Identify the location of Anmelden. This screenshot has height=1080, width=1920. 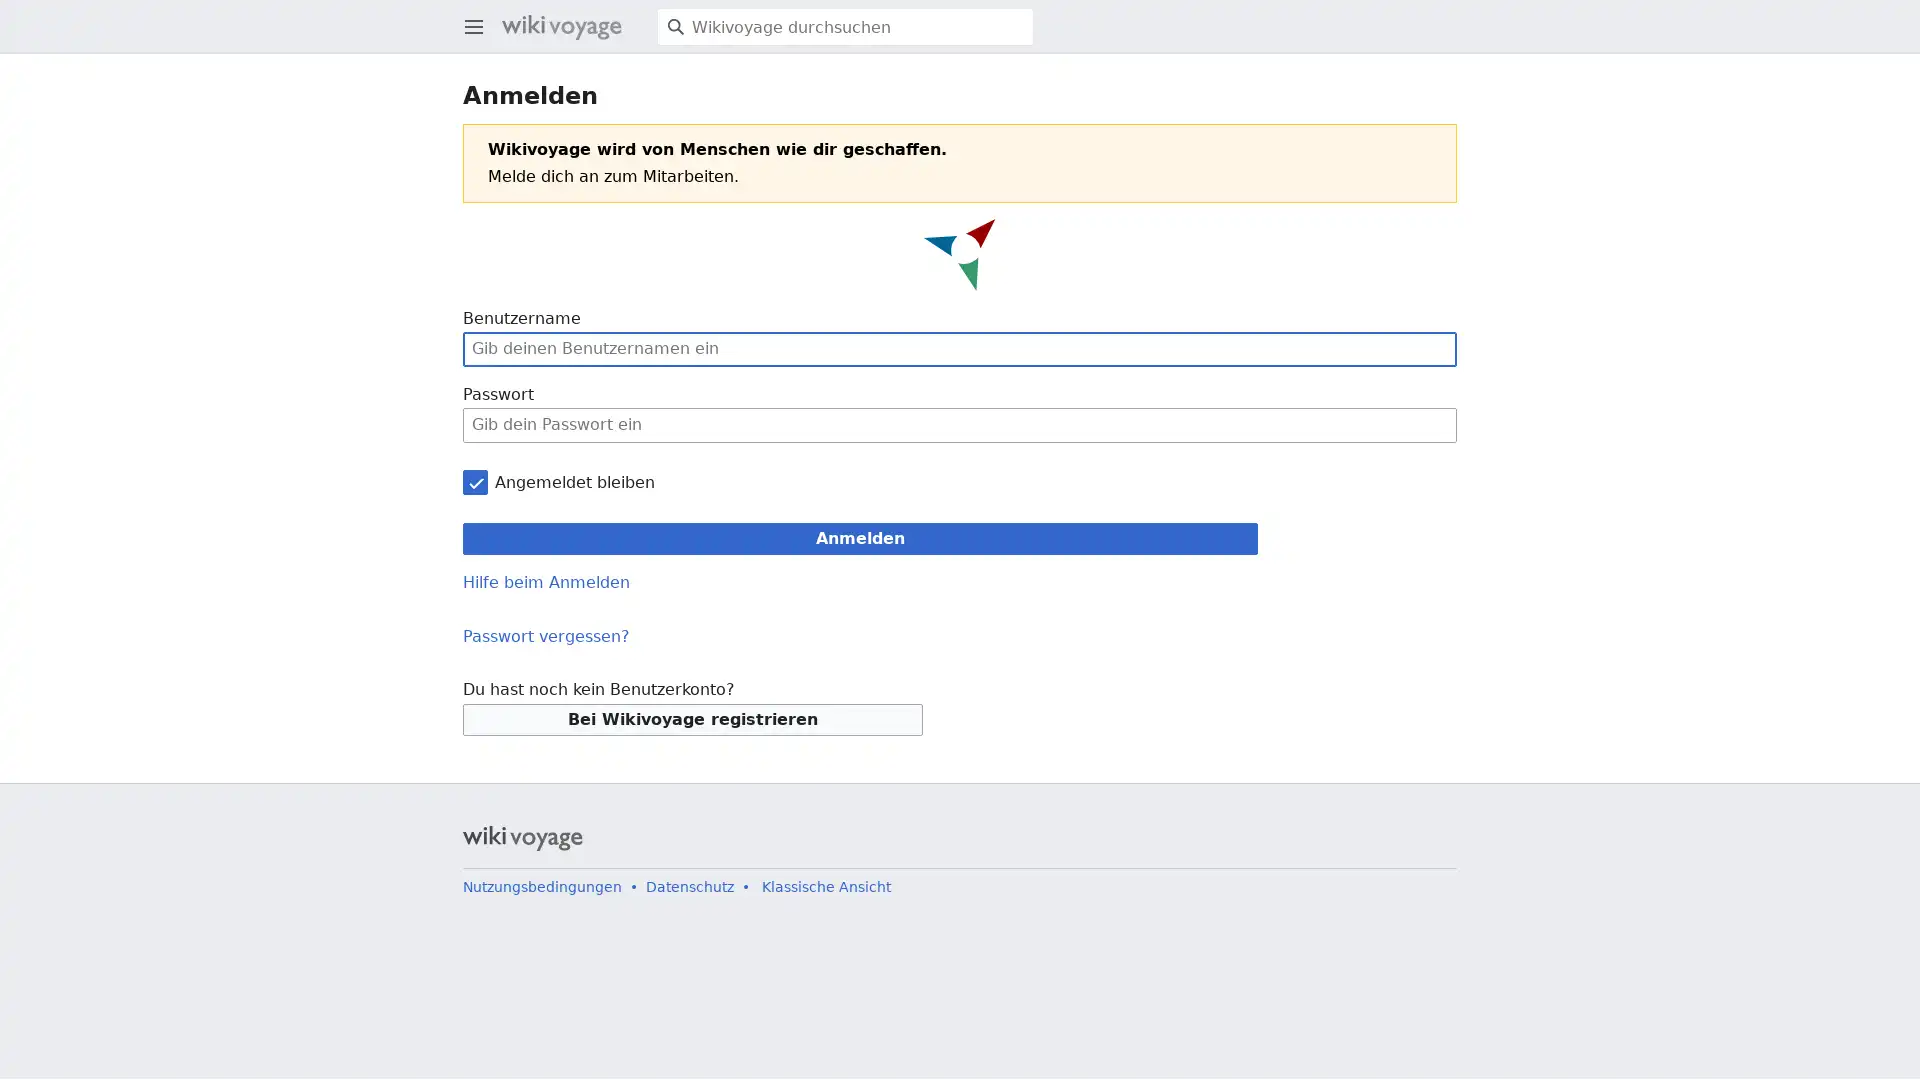
(859, 537).